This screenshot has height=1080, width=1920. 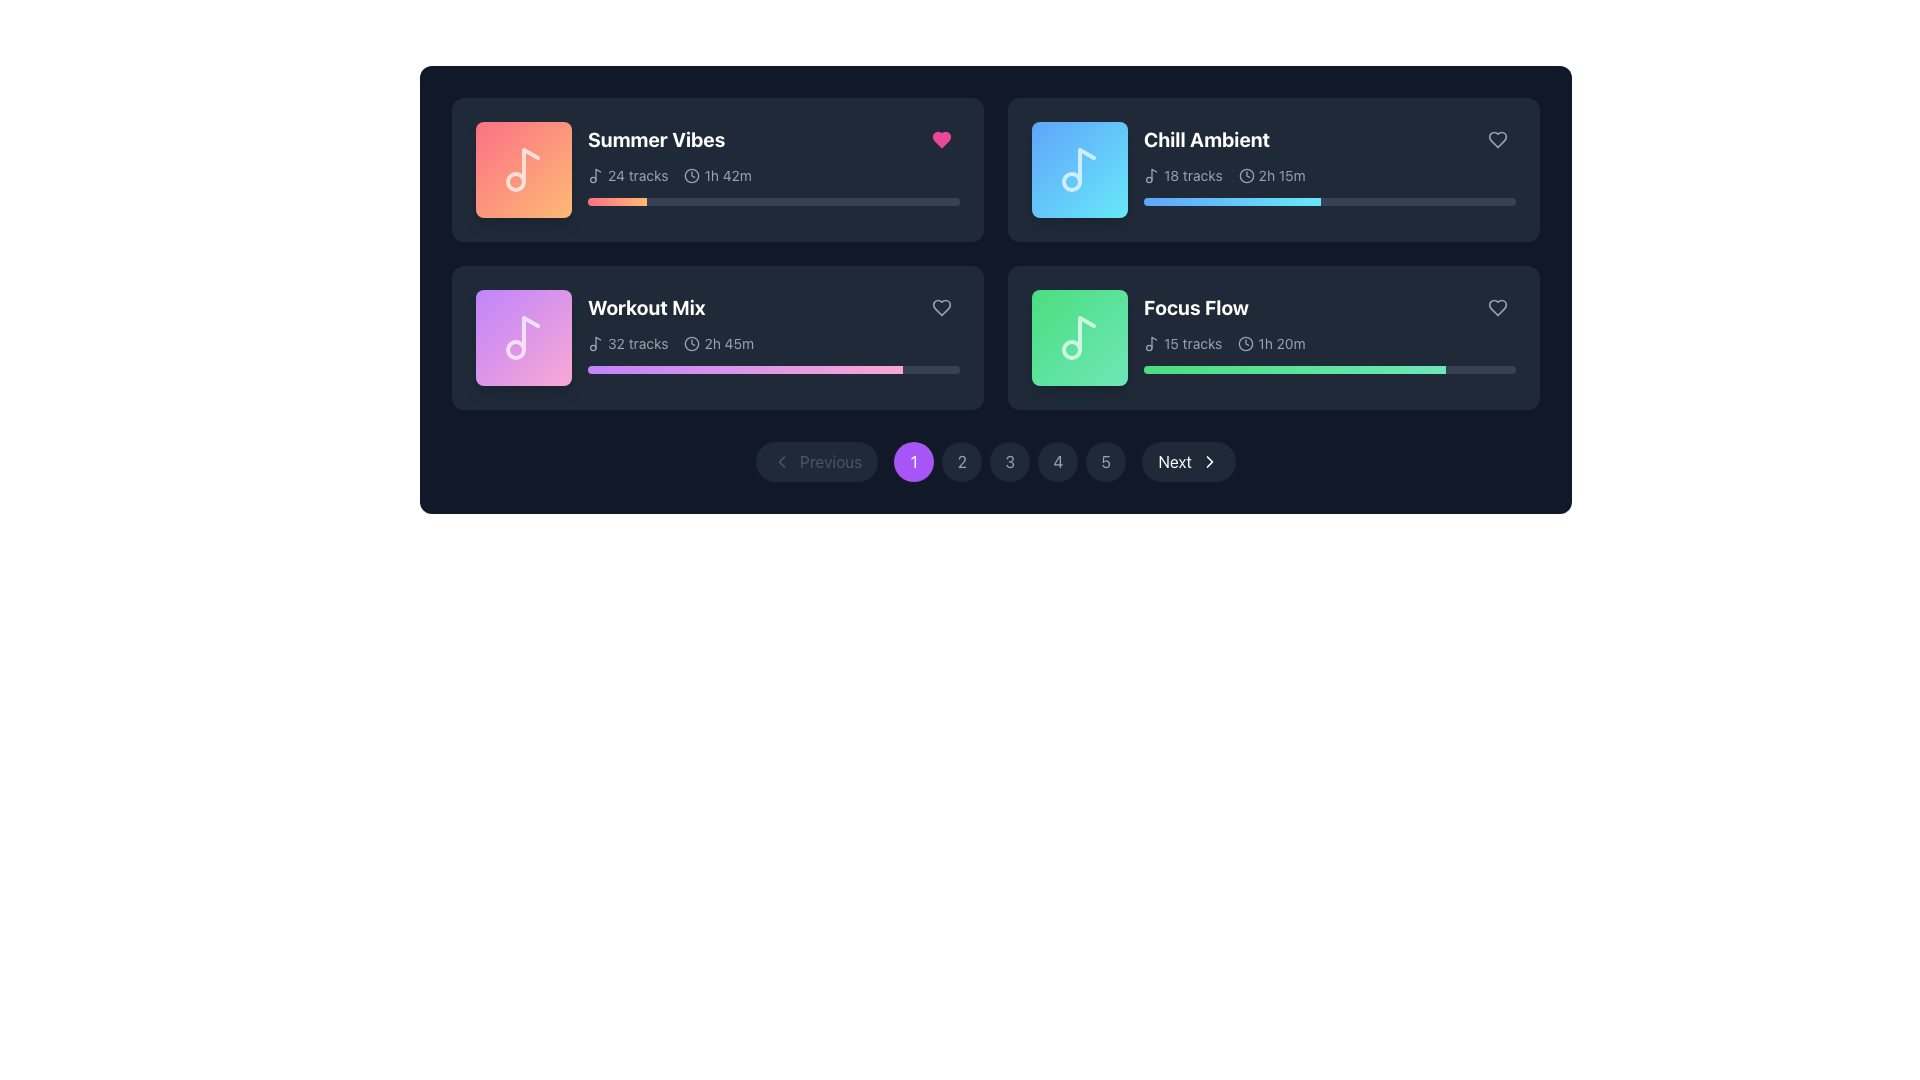 I want to click on the musical note icon located on the top-left card in the grid layout, which is styled with a minimal design and positioned to the left of the text '24 tracks', so click(x=594, y=175).